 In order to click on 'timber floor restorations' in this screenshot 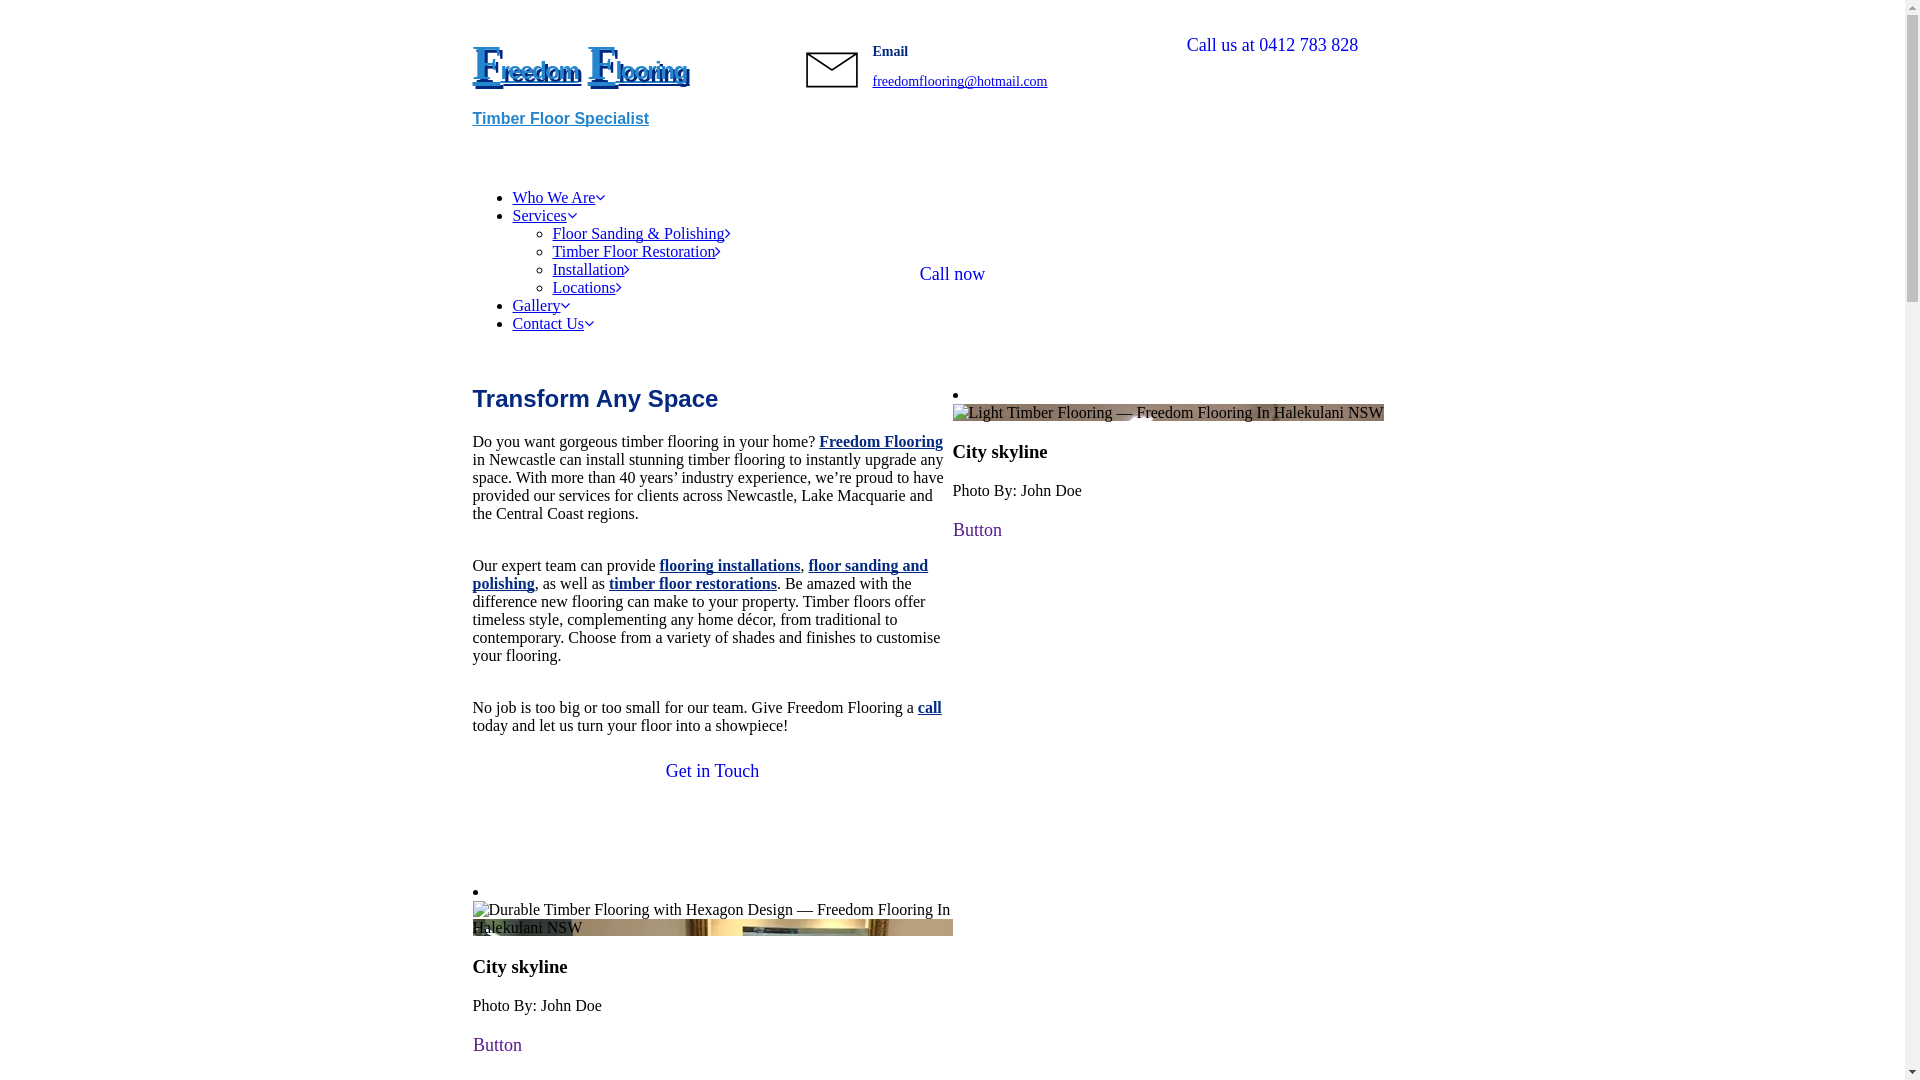, I will do `click(608, 583)`.